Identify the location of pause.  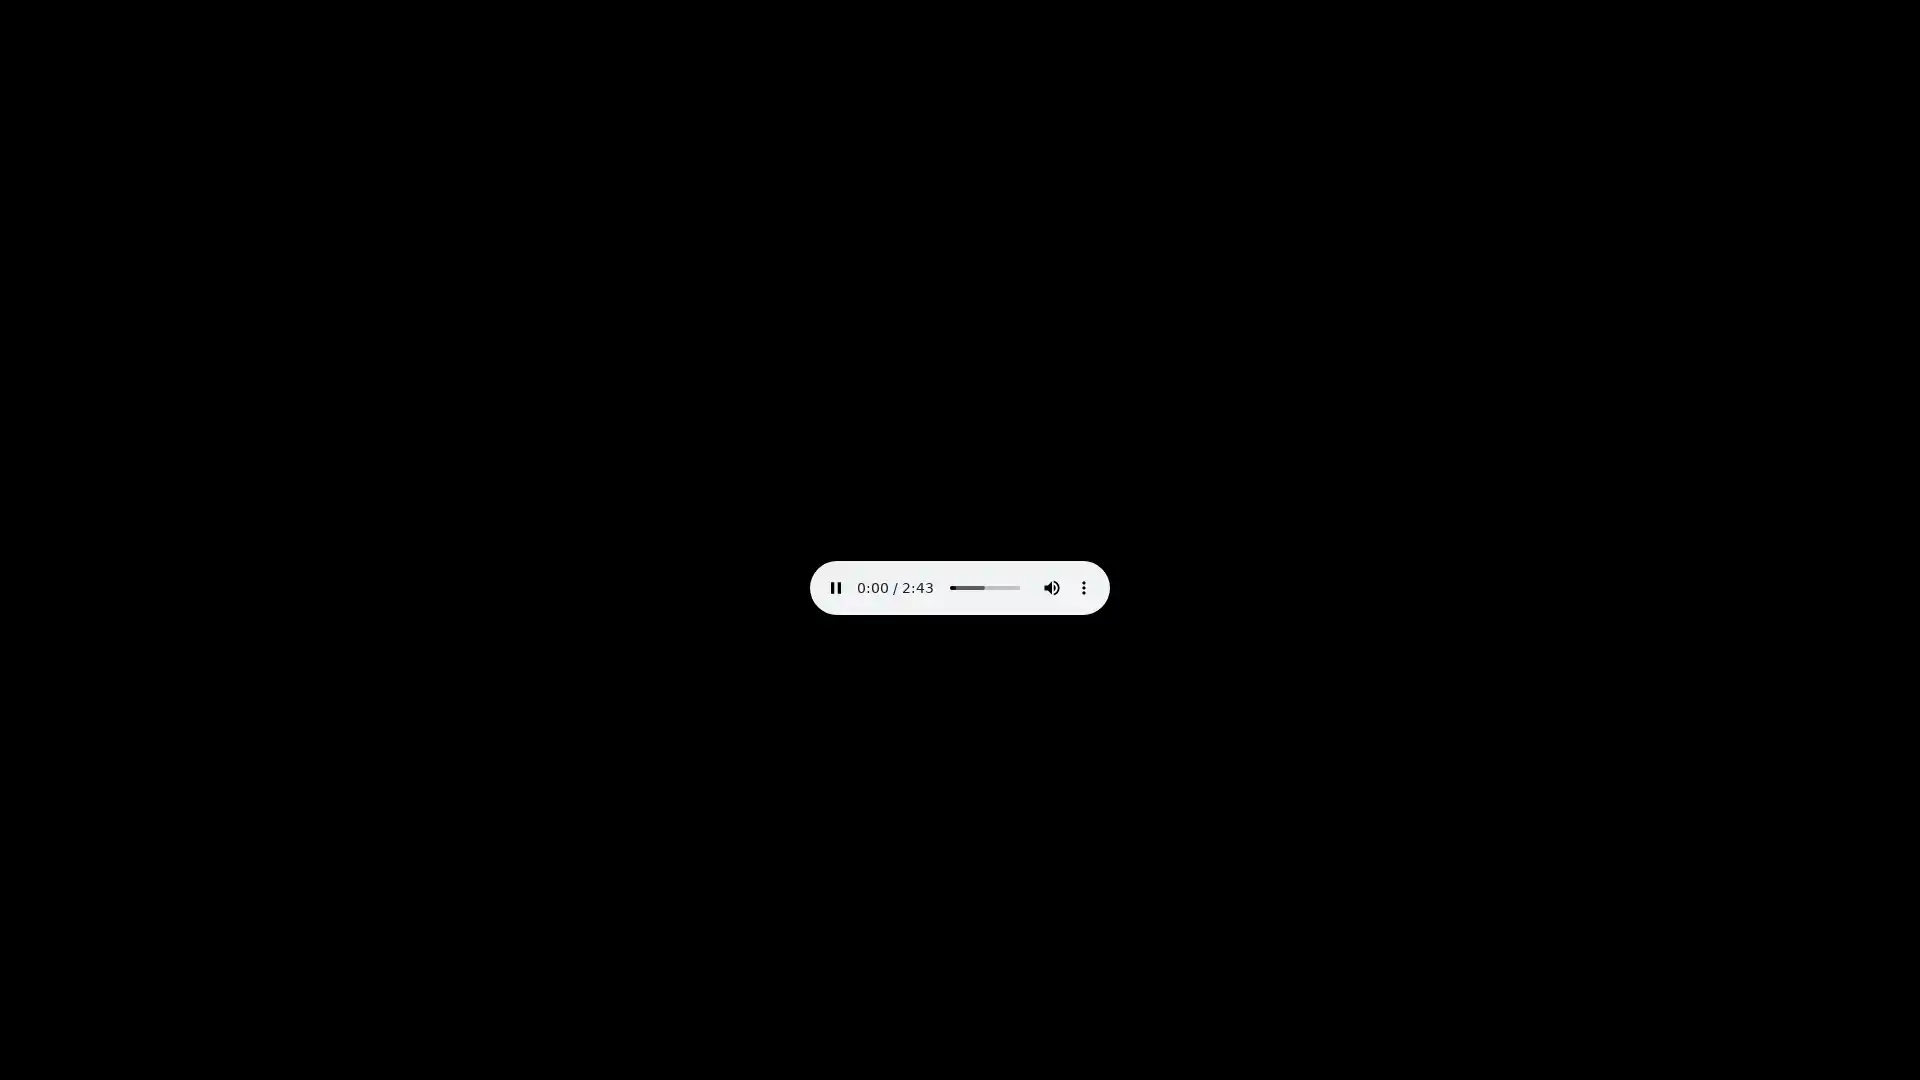
(835, 586).